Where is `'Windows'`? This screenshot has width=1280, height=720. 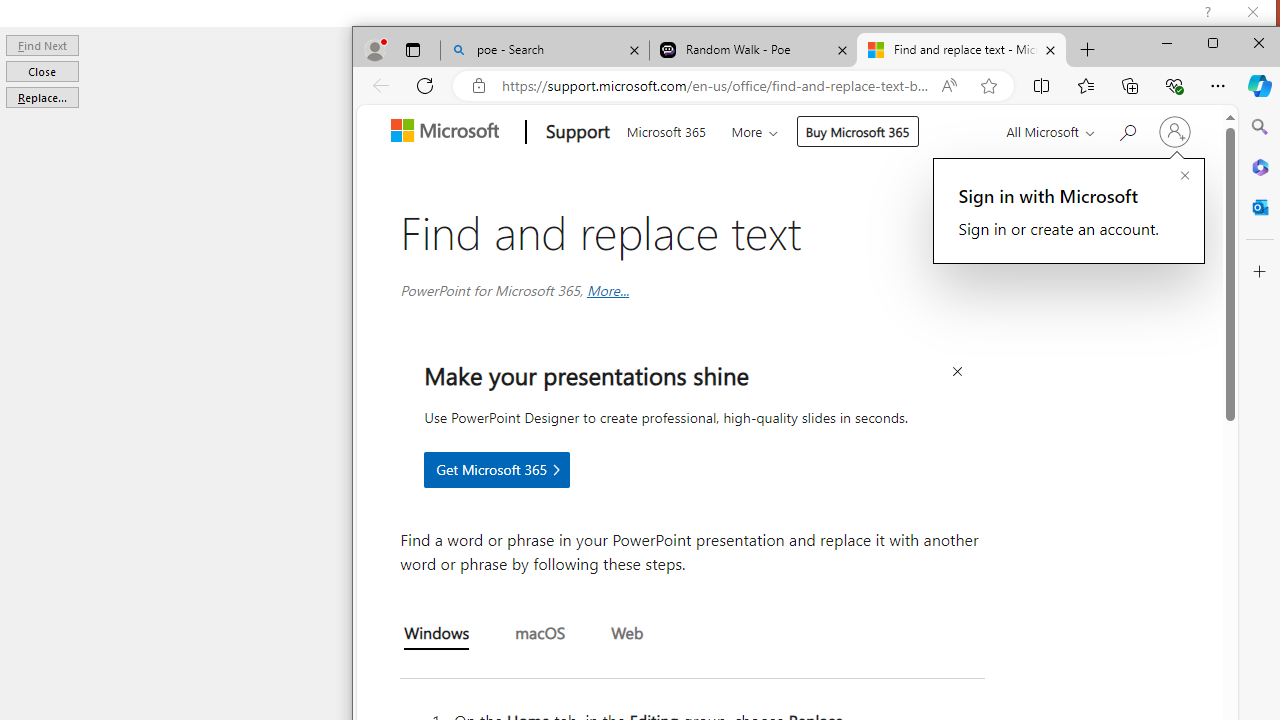
'Windows' is located at coordinates (436, 636).